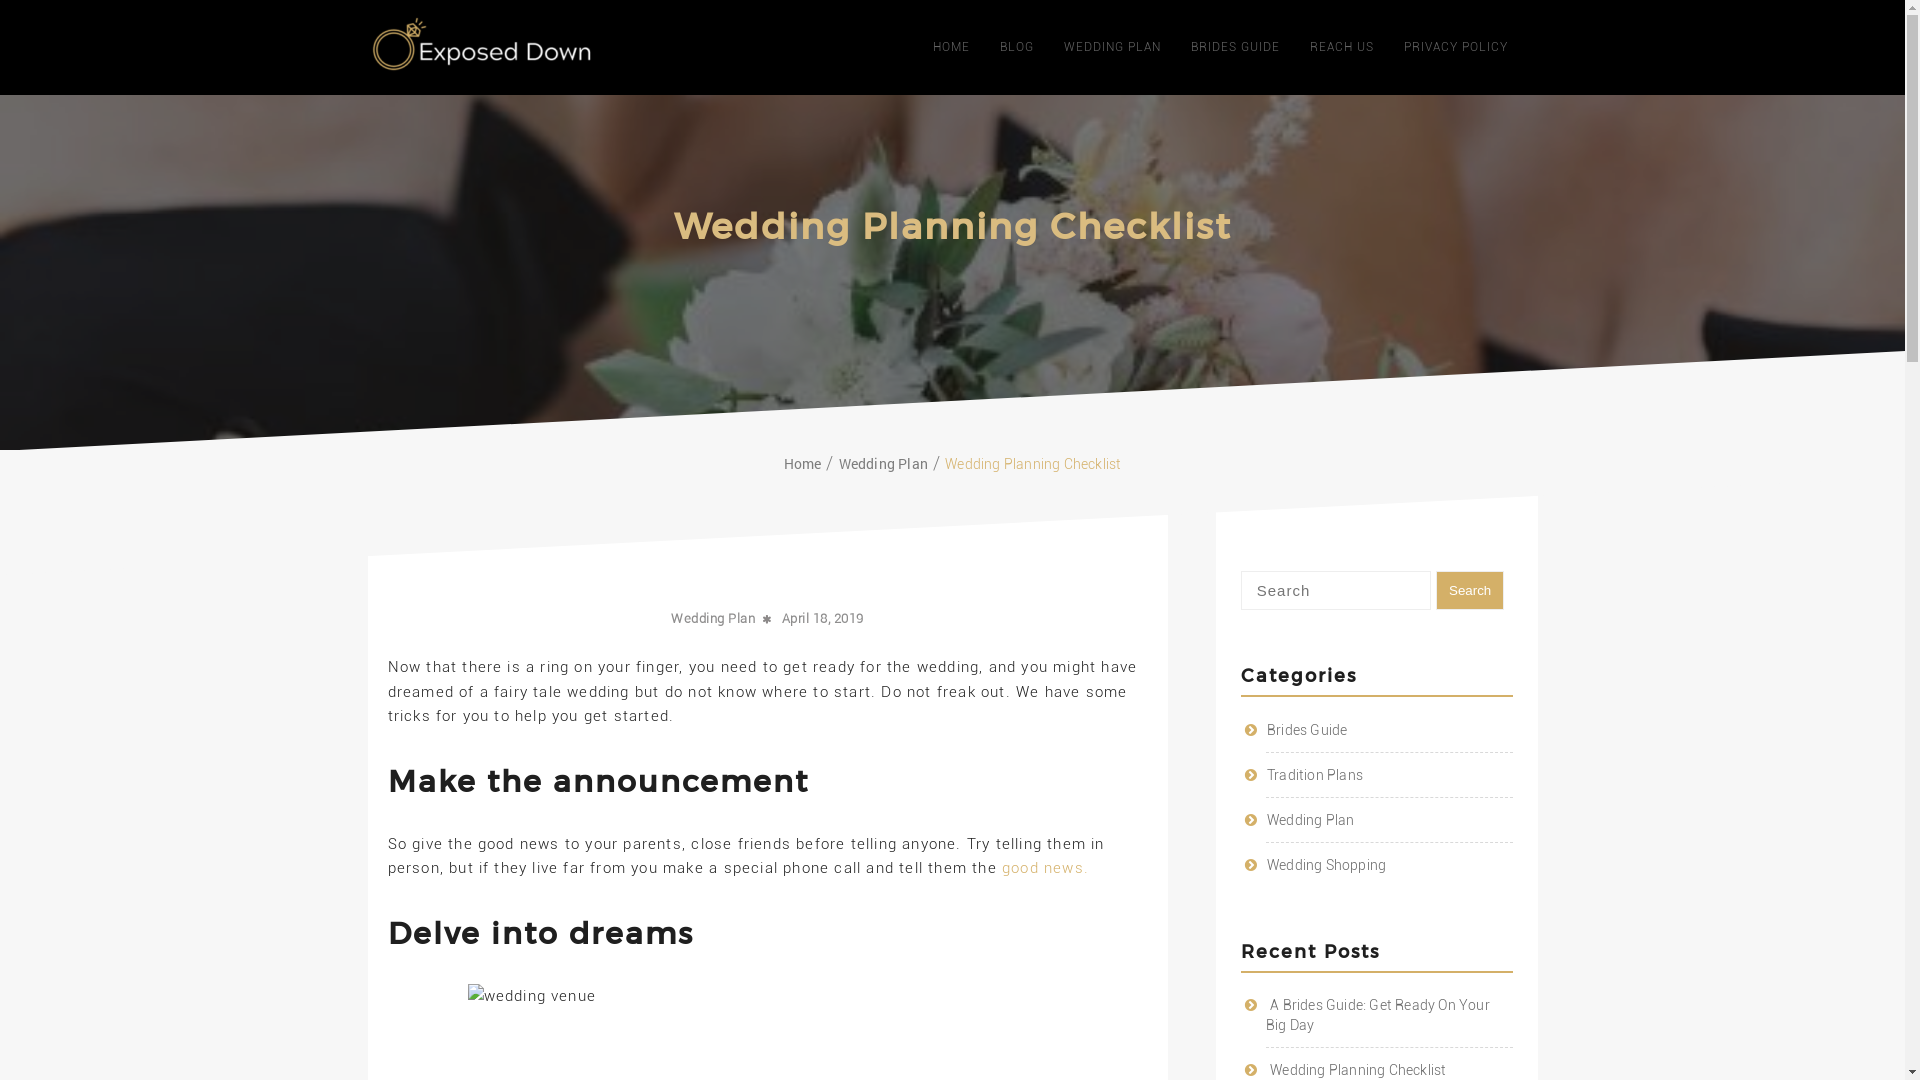 Image resolution: width=1920 pixels, height=1080 pixels. What do you see at coordinates (822, 617) in the screenshot?
I see `'April 18, 2019'` at bounding box center [822, 617].